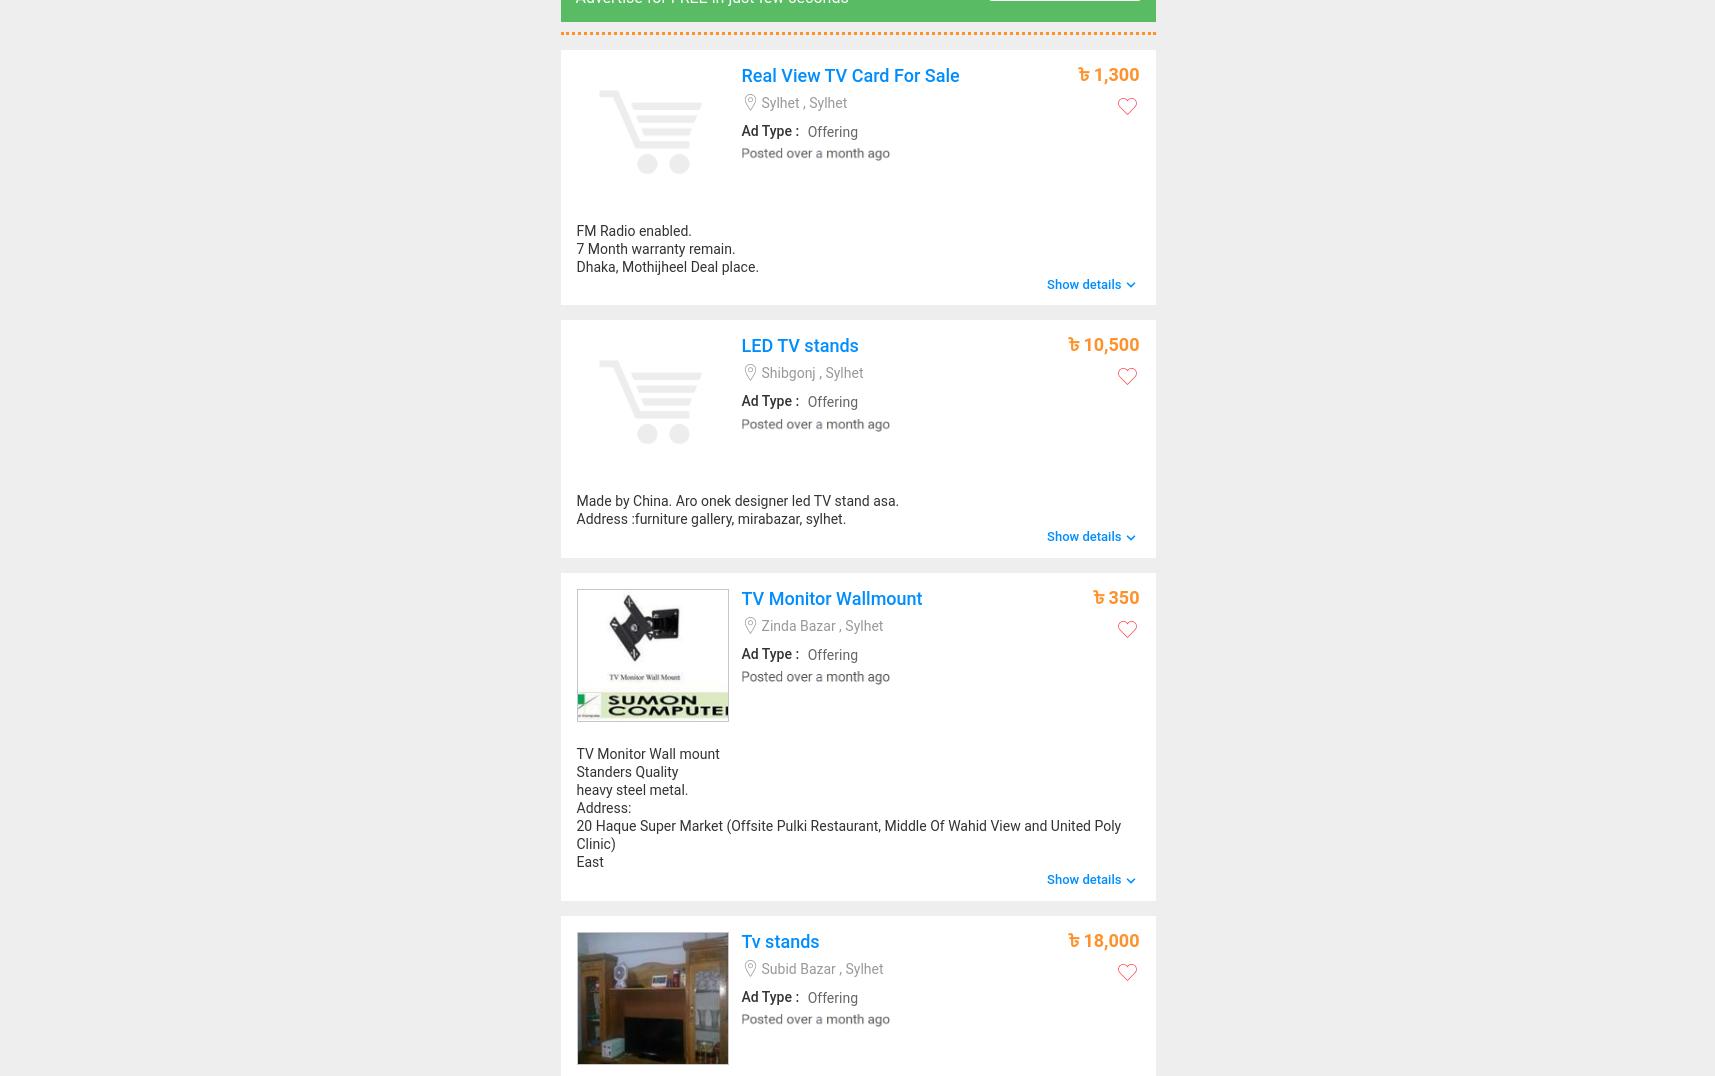 The height and width of the screenshot is (1076, 1715). Describe the element at coordinates (711, 518) in the screenshot. I see `'Address :furniture gallery, mirabazar, sylhet.'` at that location.